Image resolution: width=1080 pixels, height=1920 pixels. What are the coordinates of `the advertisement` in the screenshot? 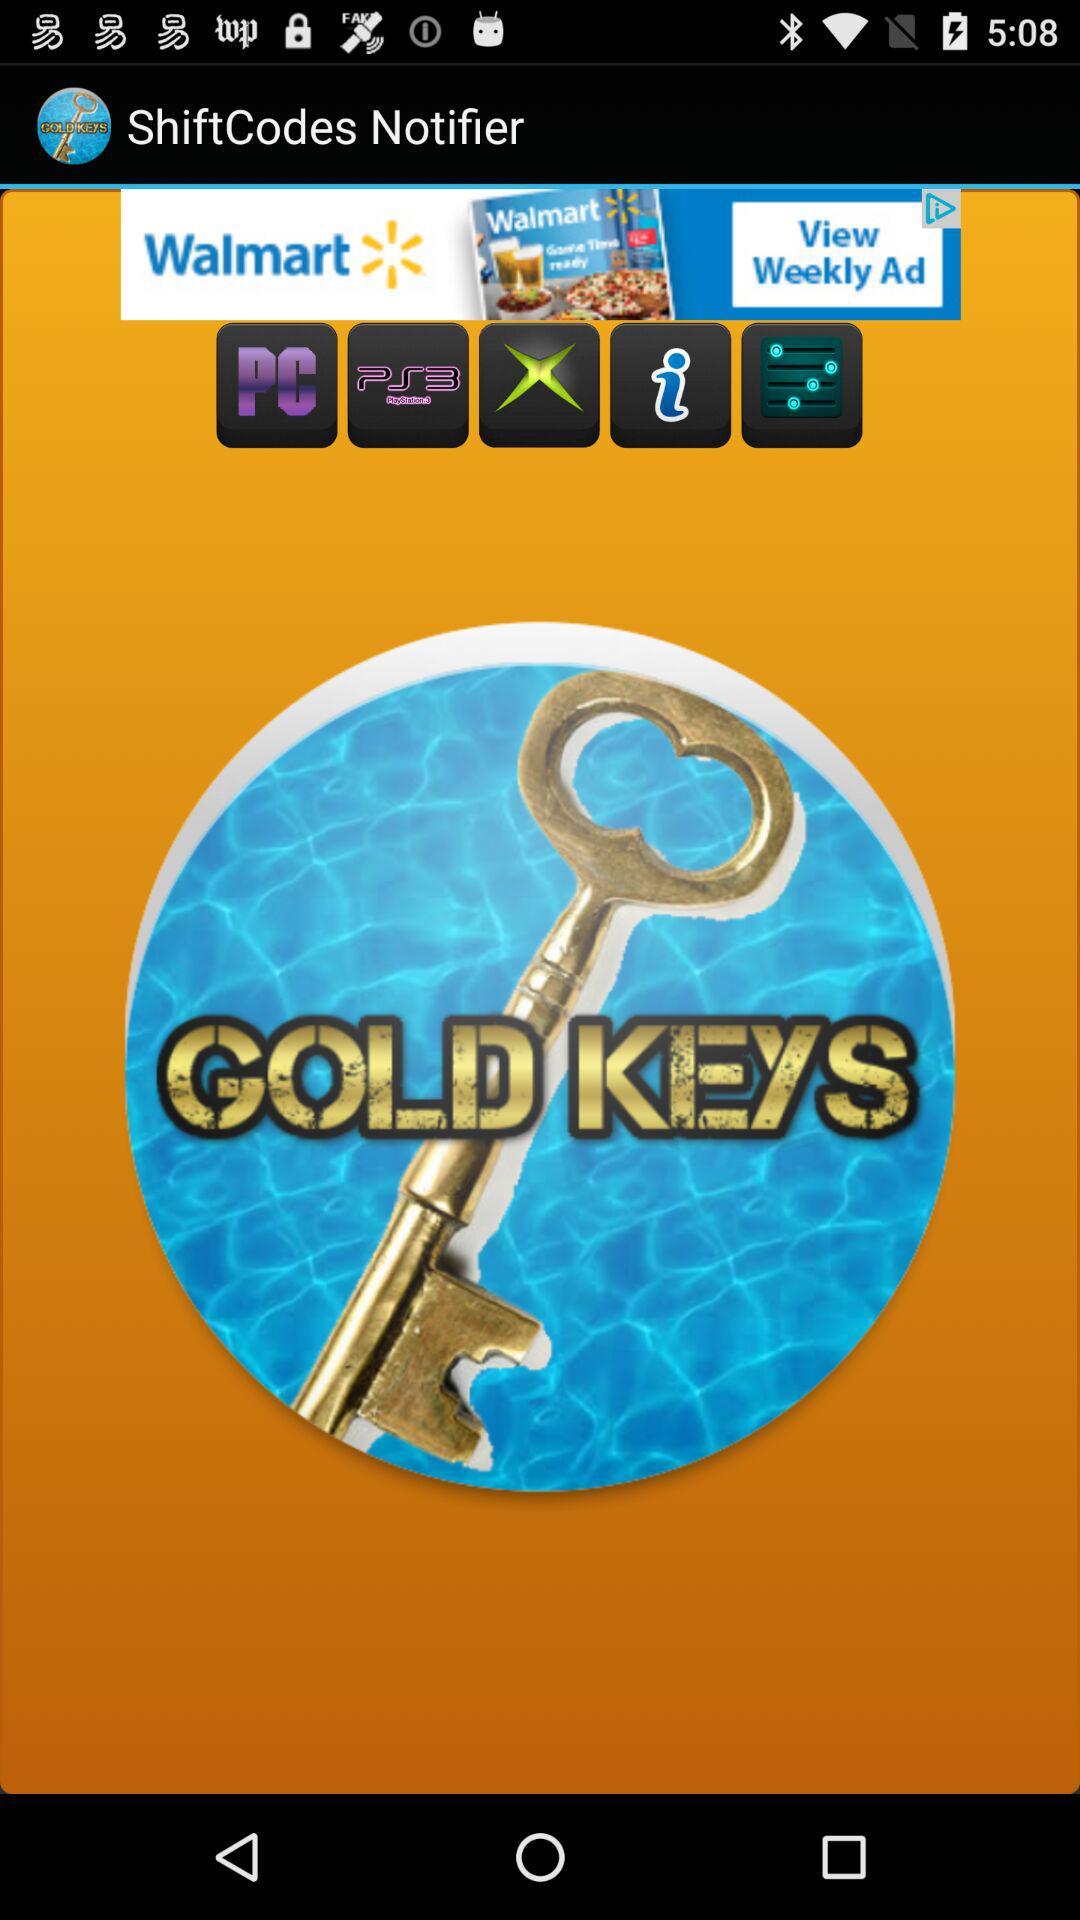 It's located at (540, 253).